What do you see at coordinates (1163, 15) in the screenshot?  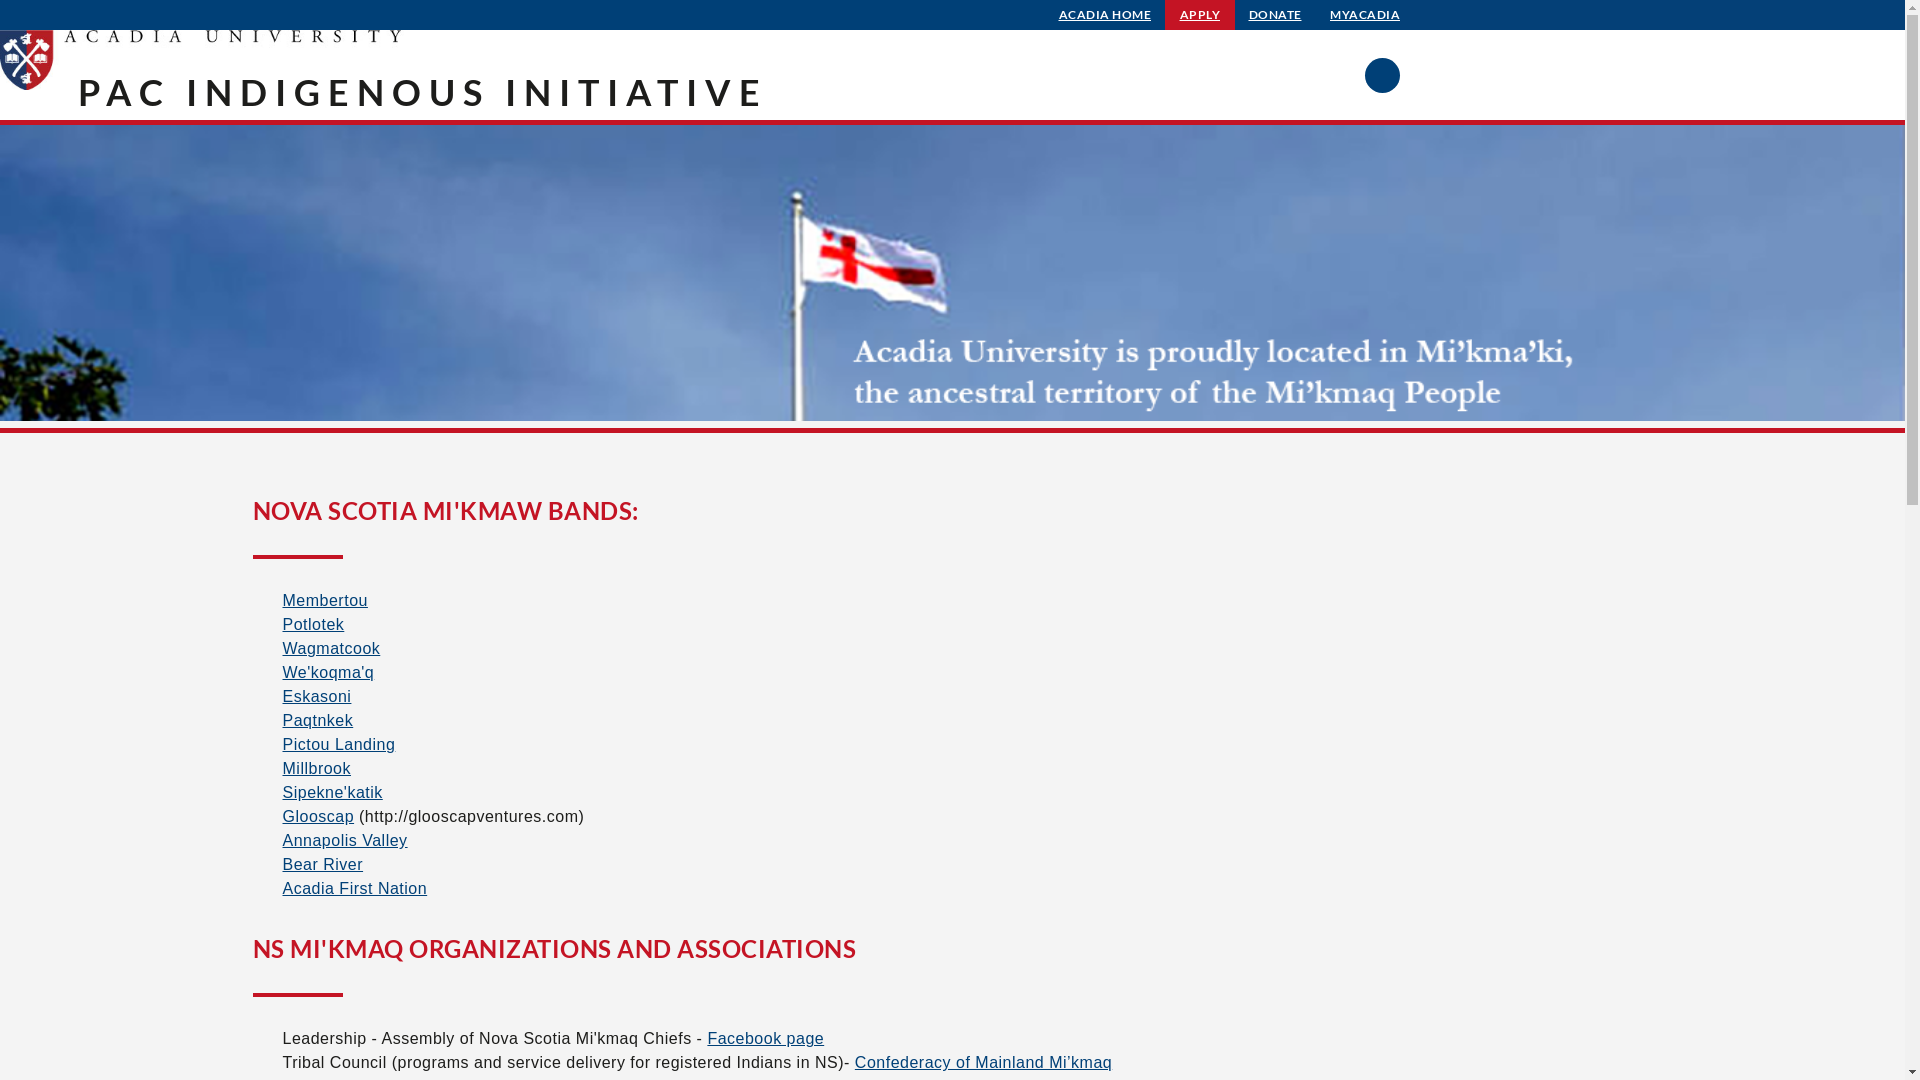 I see `'APPLY'` at bounding box center [1163, 15].